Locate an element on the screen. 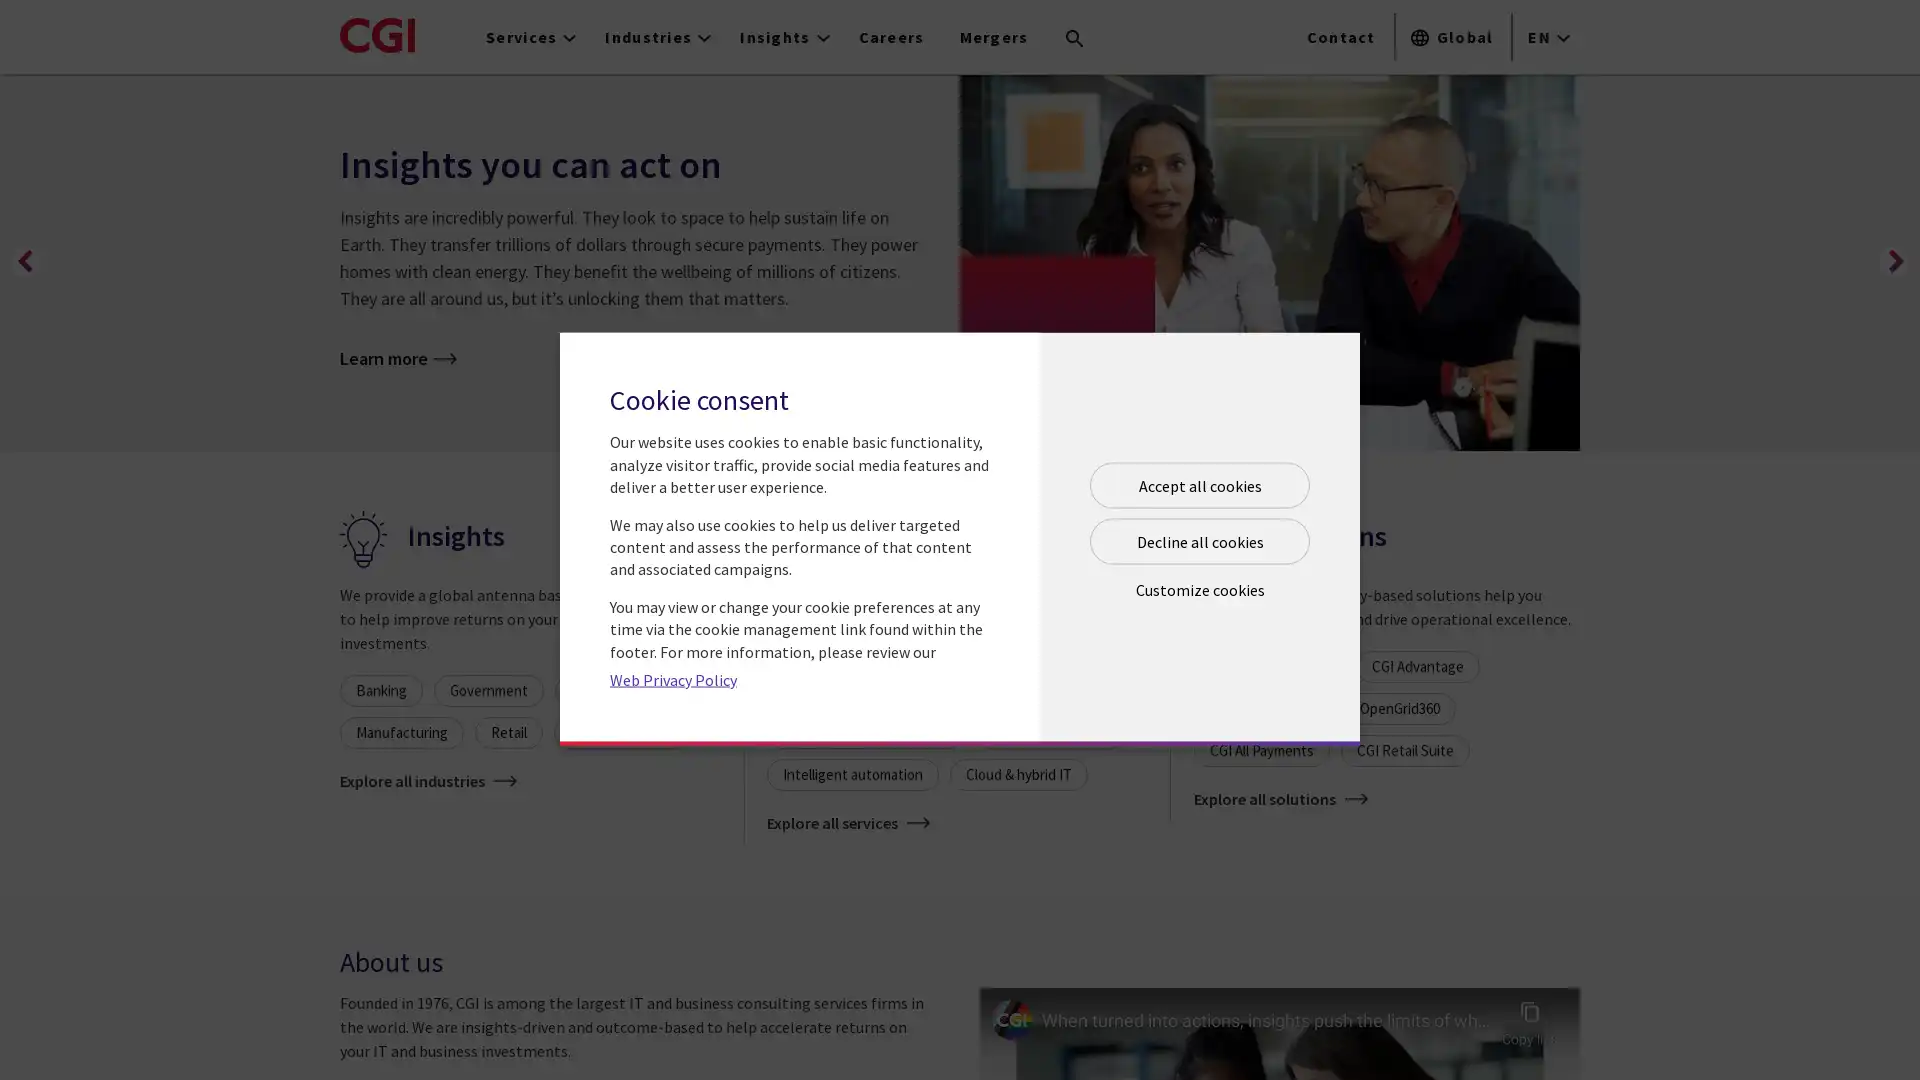  Decline all cookies is located at coordinates (1200, 540).